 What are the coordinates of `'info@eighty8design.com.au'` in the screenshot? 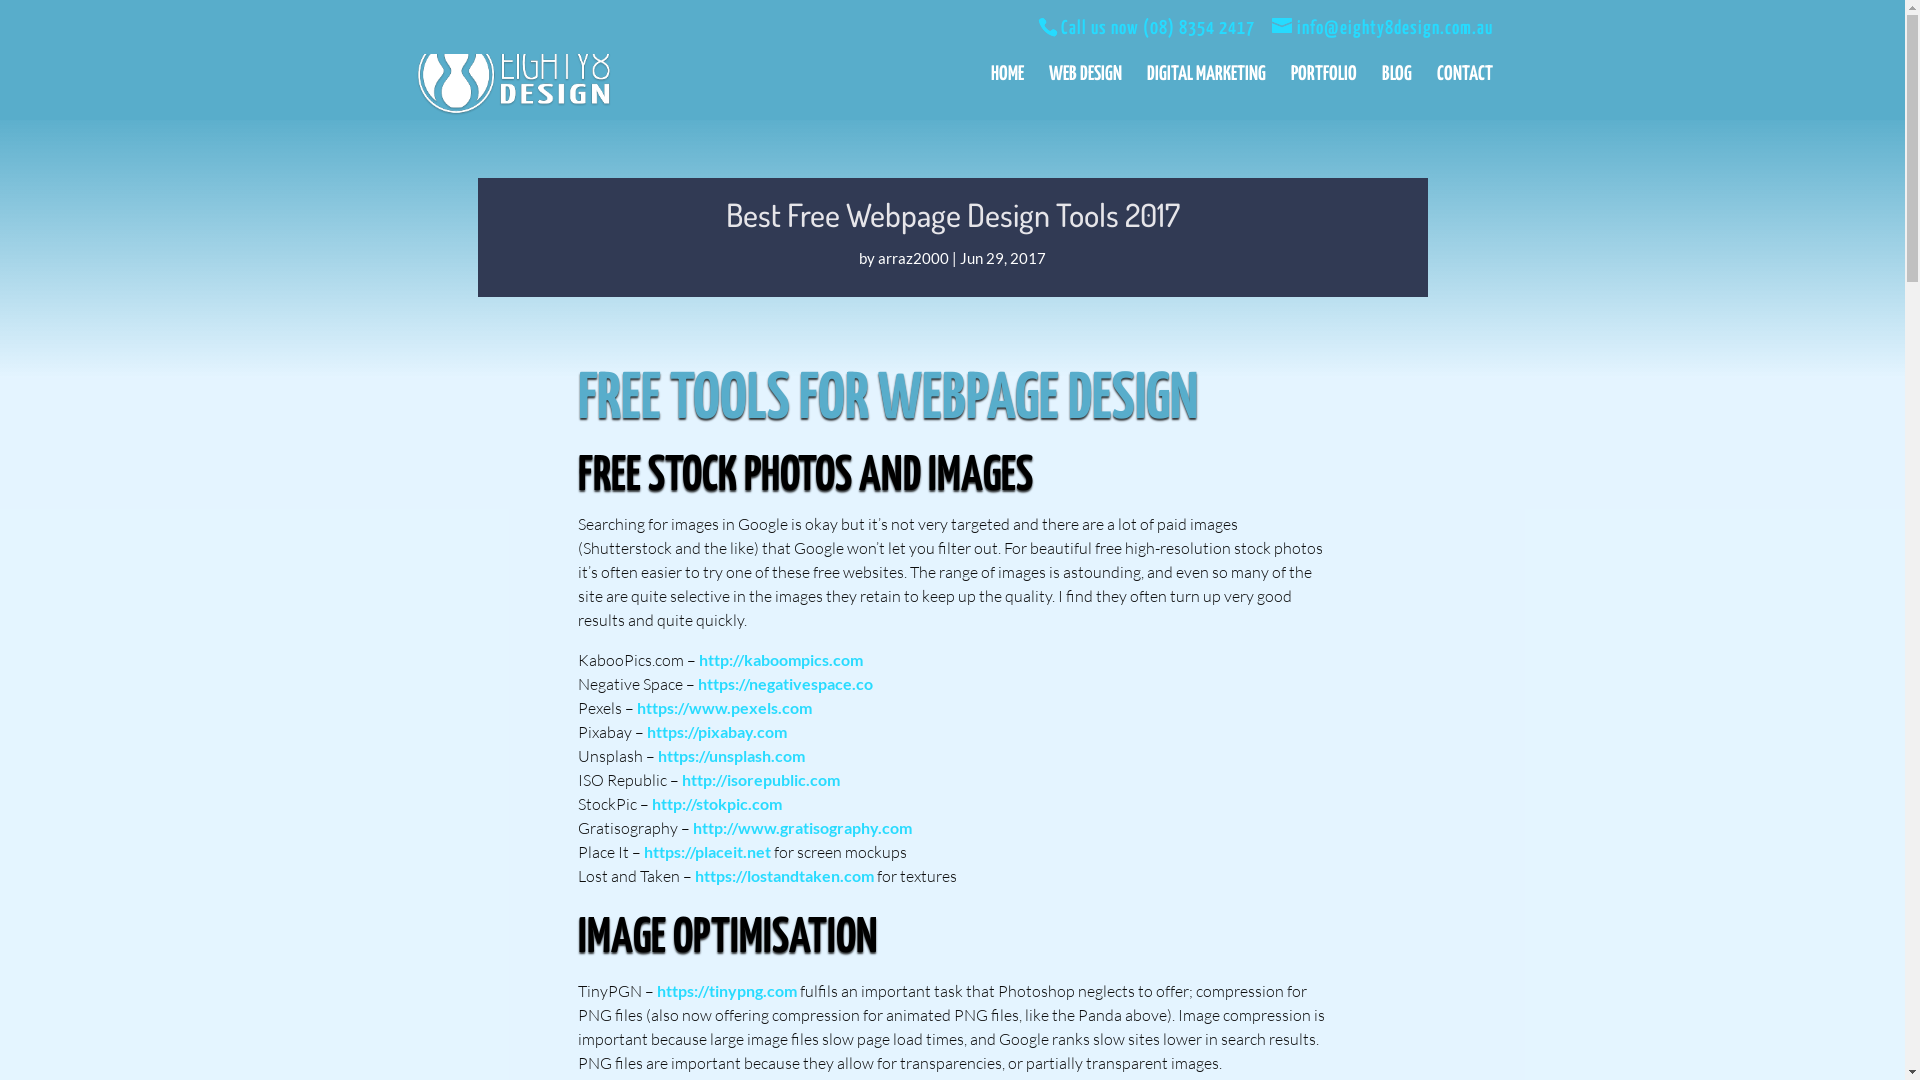 It's located at (1271, 28).